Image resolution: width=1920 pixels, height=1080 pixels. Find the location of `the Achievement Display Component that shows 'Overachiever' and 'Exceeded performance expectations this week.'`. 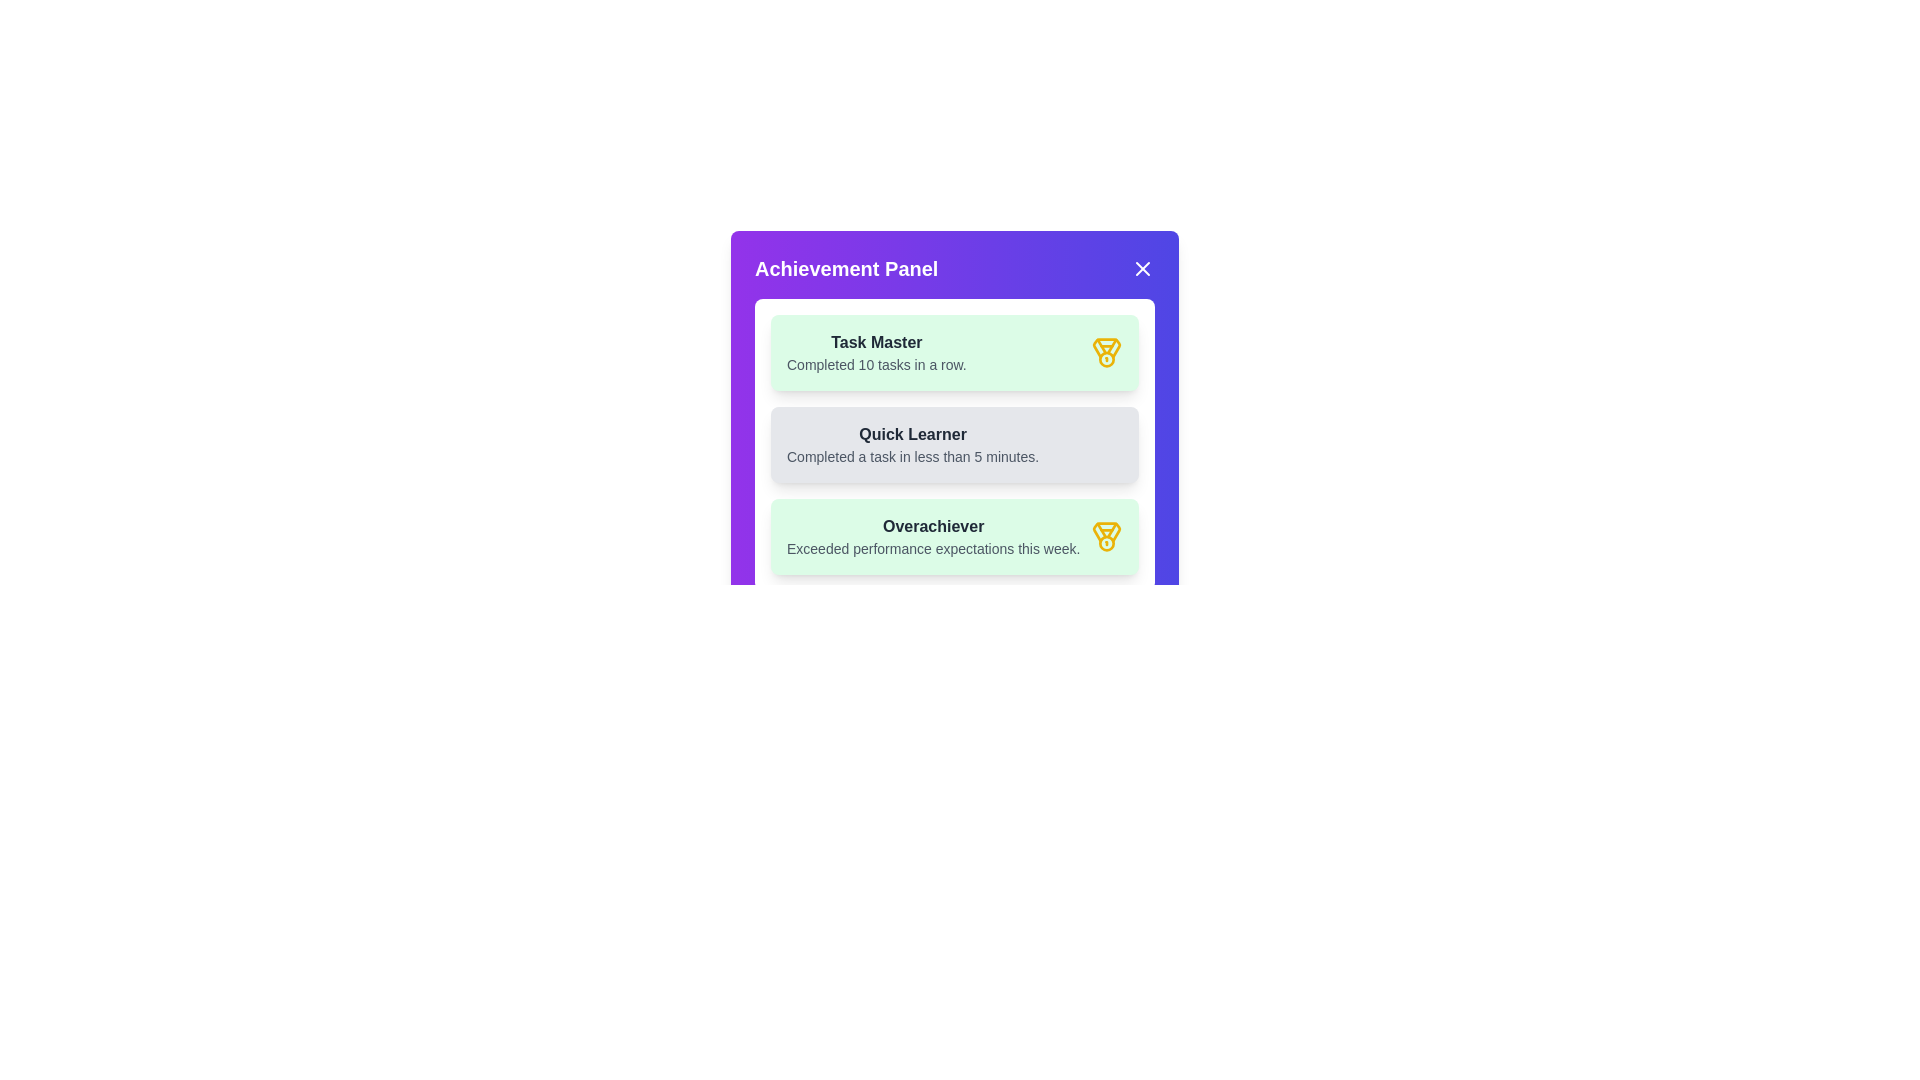

the Achievement Display Component that shows 'Overachiever' and 'Exceeded performance expectations this week.' is located at coordinates (932, 535).